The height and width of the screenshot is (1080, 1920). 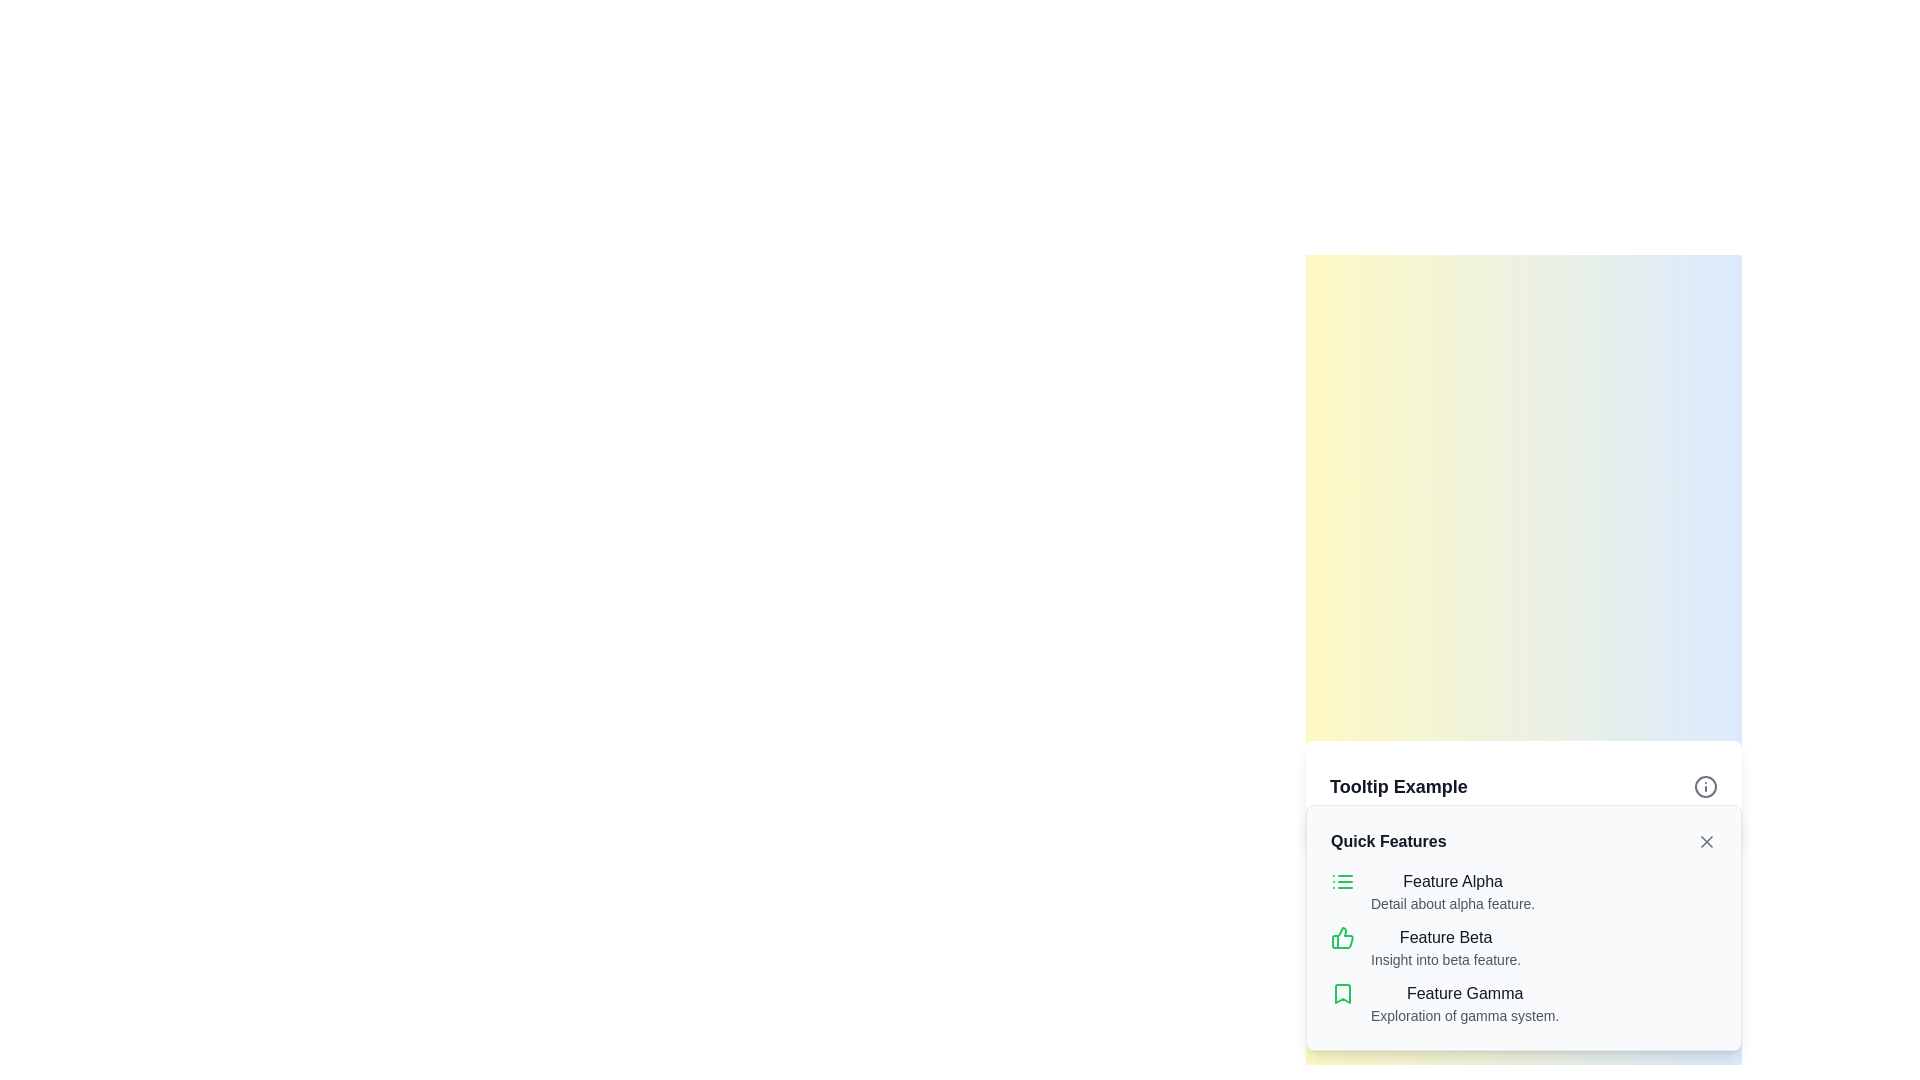 What do you see at coordinates (1453, 890) in the screenshot?
I see `and interpret the text displayed in the 'Feature Alpha' text block located under the 'Quick Features' section, positioned just below the green icon` at bounding box center [1453, 890].